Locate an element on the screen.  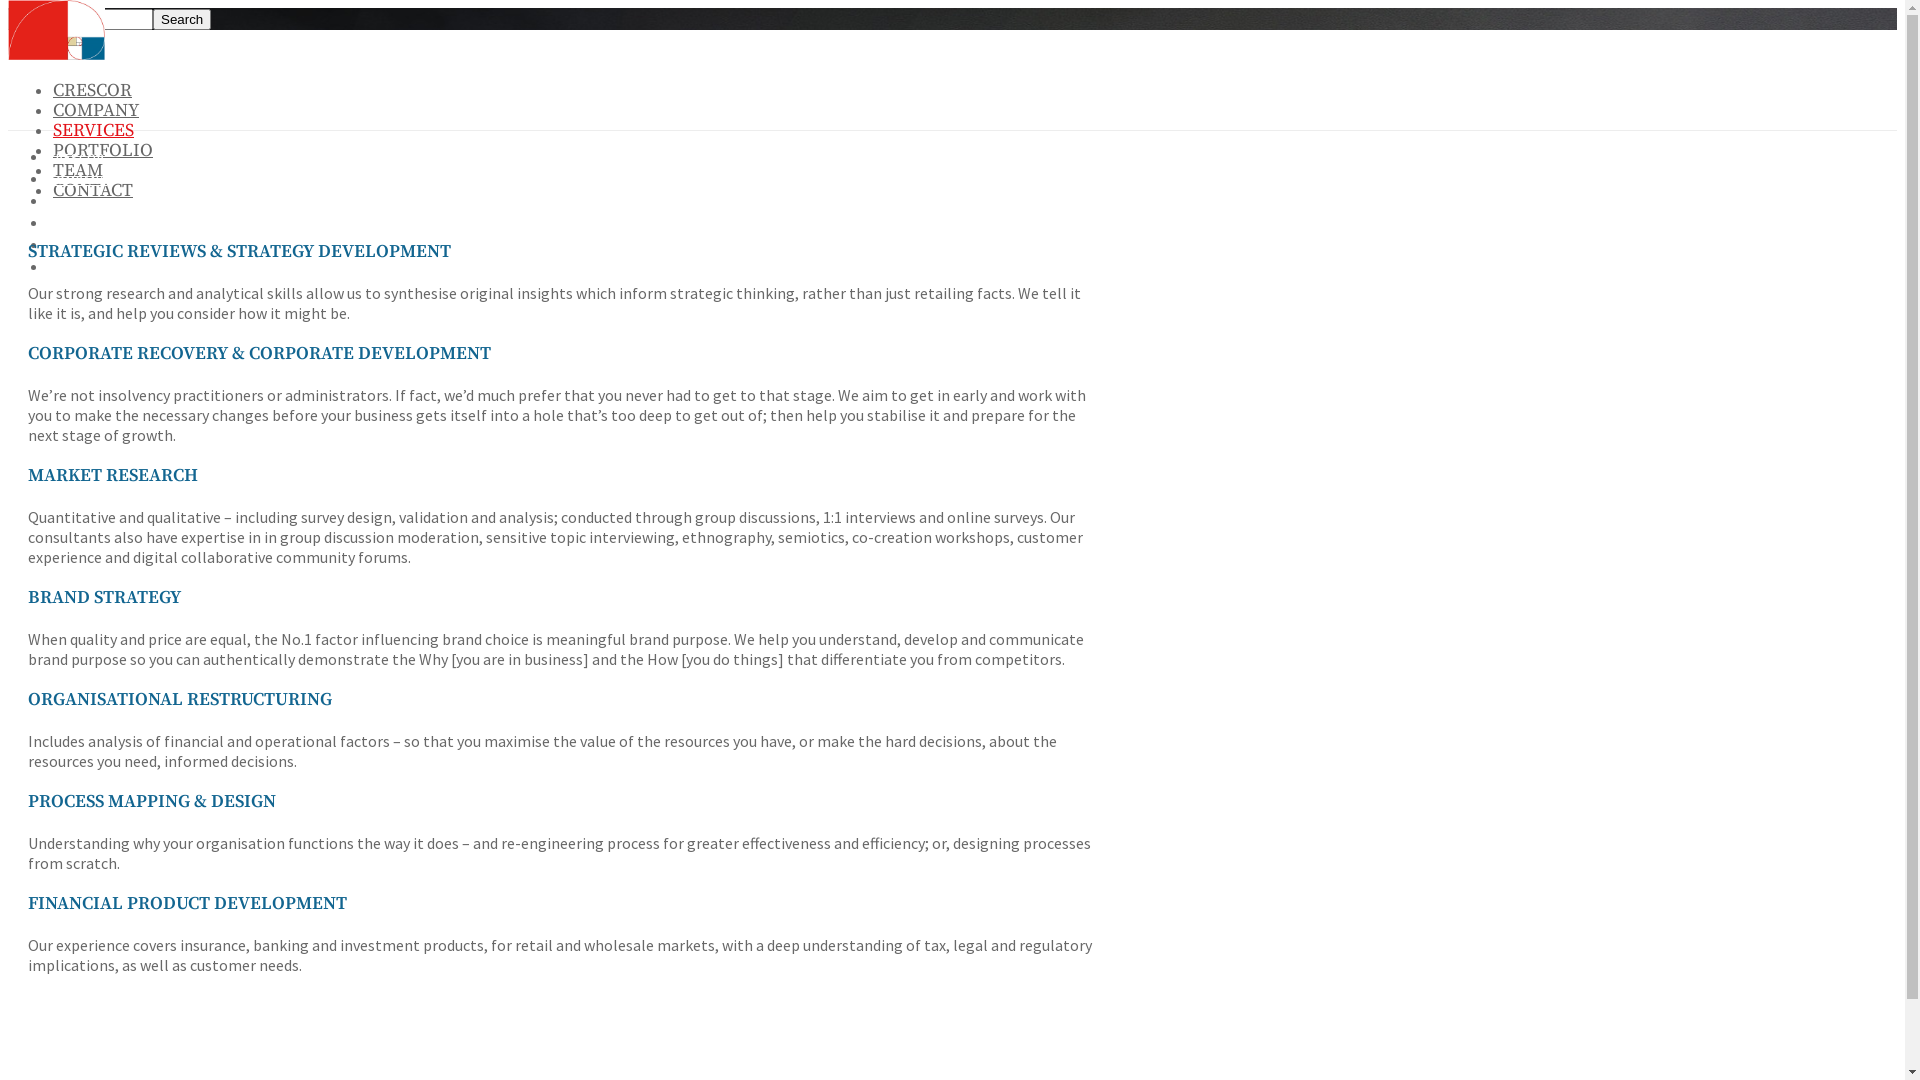
'TEAM' is located at coordinates (65, 244).